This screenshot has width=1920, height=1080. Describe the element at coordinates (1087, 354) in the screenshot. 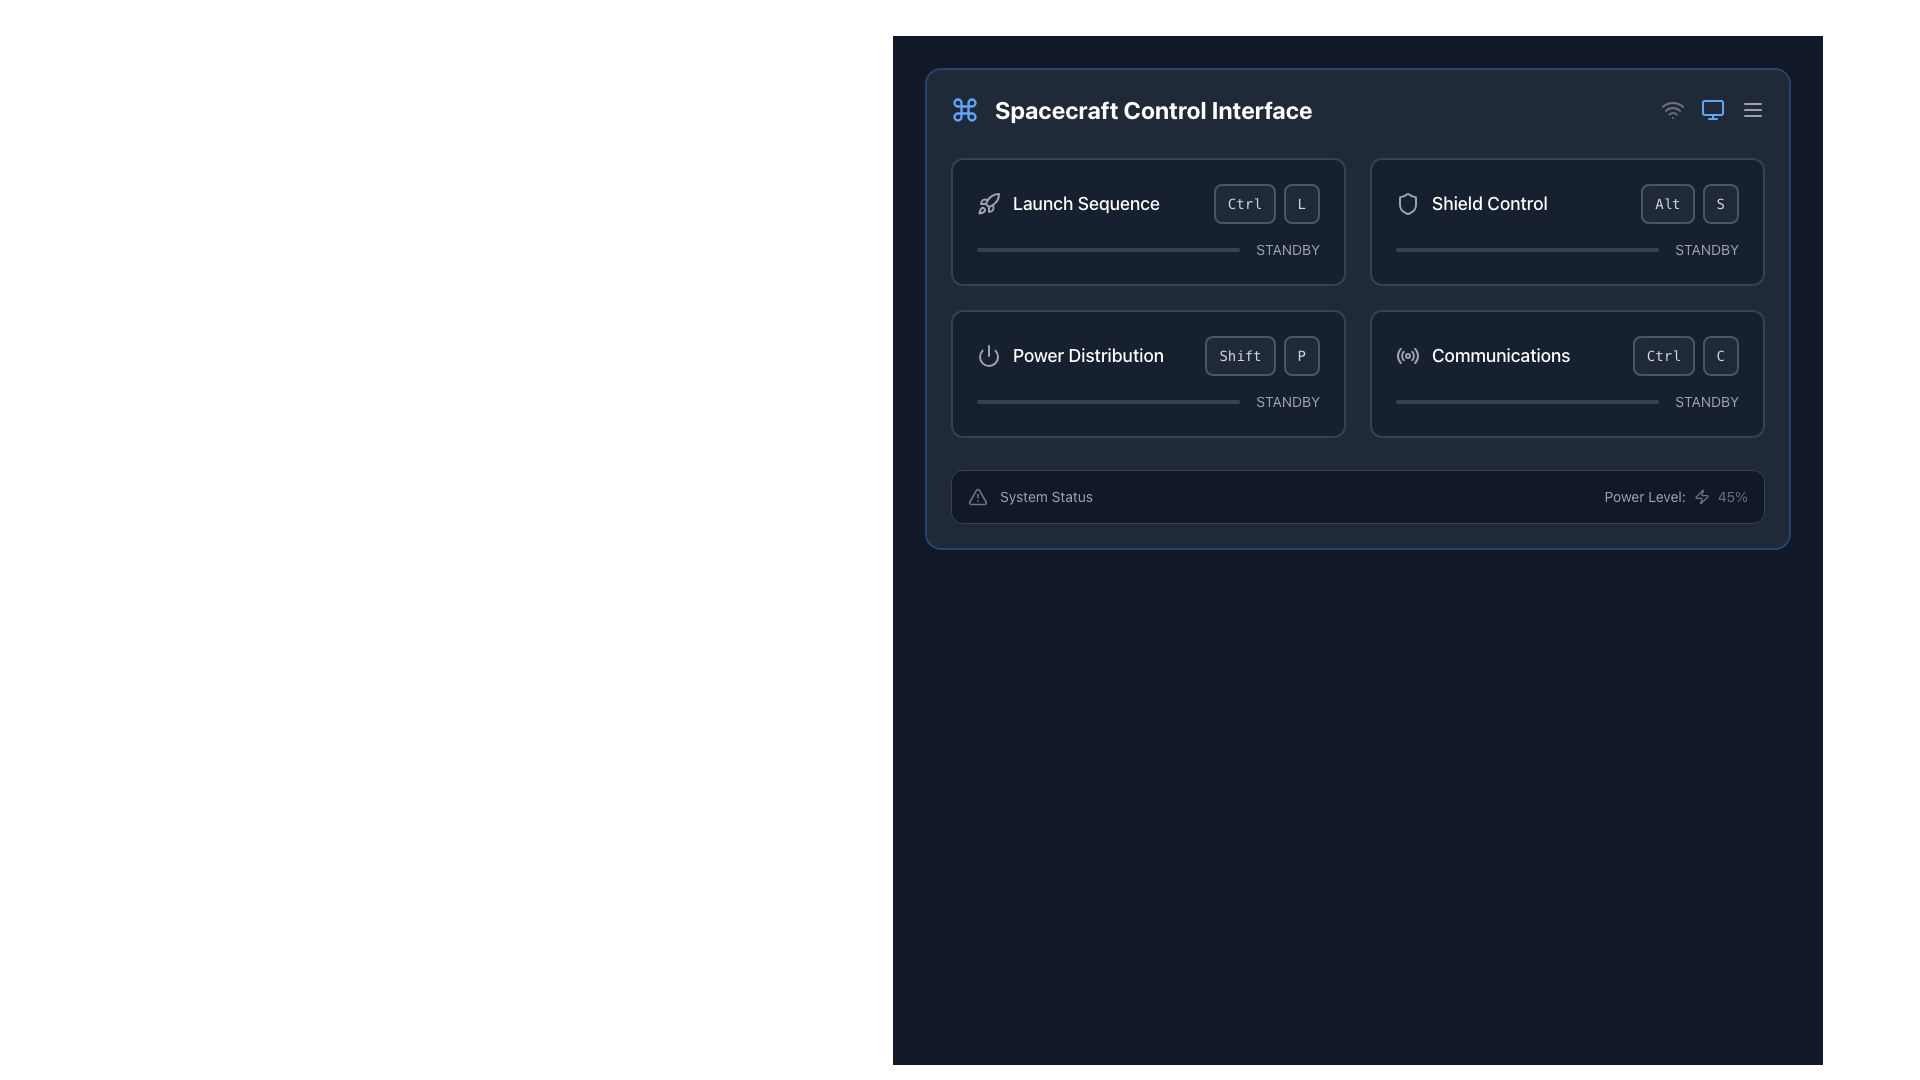

I see `the Text Label indicating the purpose of the section, located on the second row to the left of the 'Power Distribution' section and immediately to the right of the power icon` at that location.